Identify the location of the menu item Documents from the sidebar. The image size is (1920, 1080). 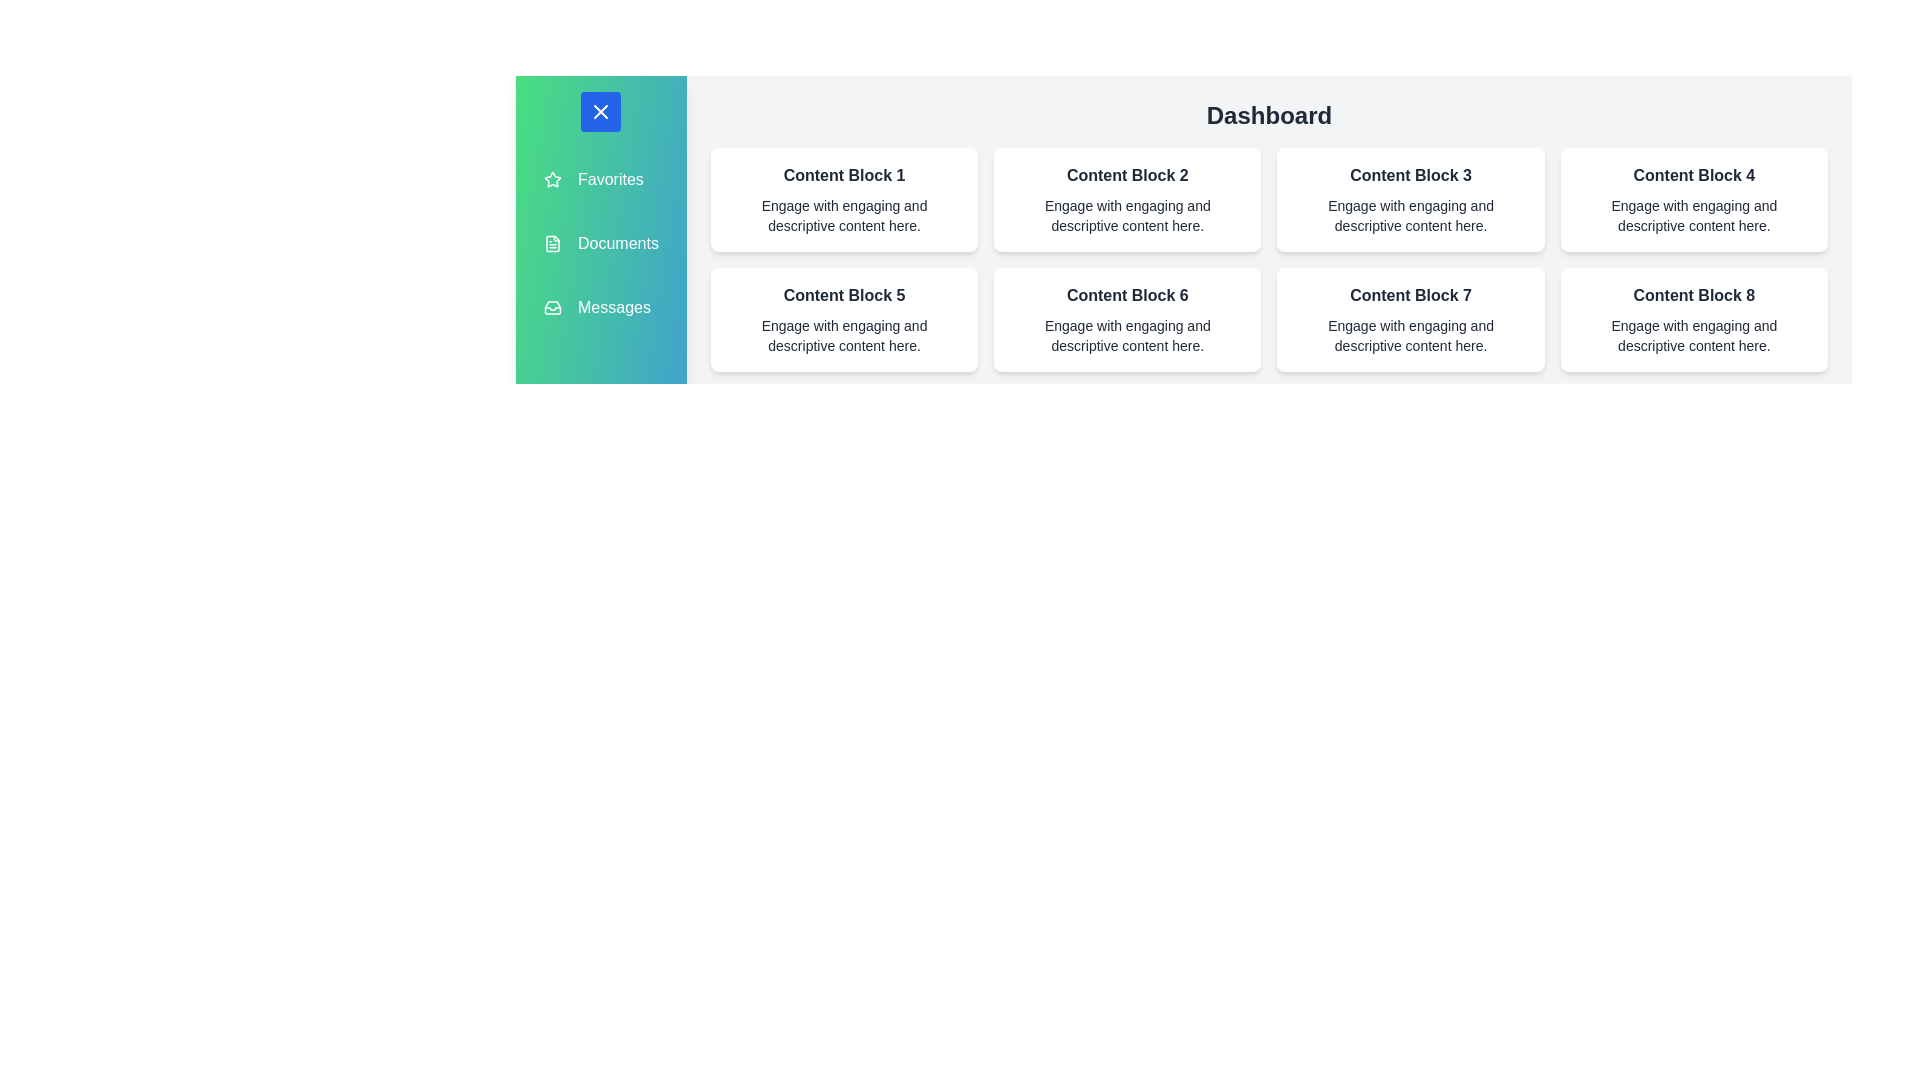
(599, 242).